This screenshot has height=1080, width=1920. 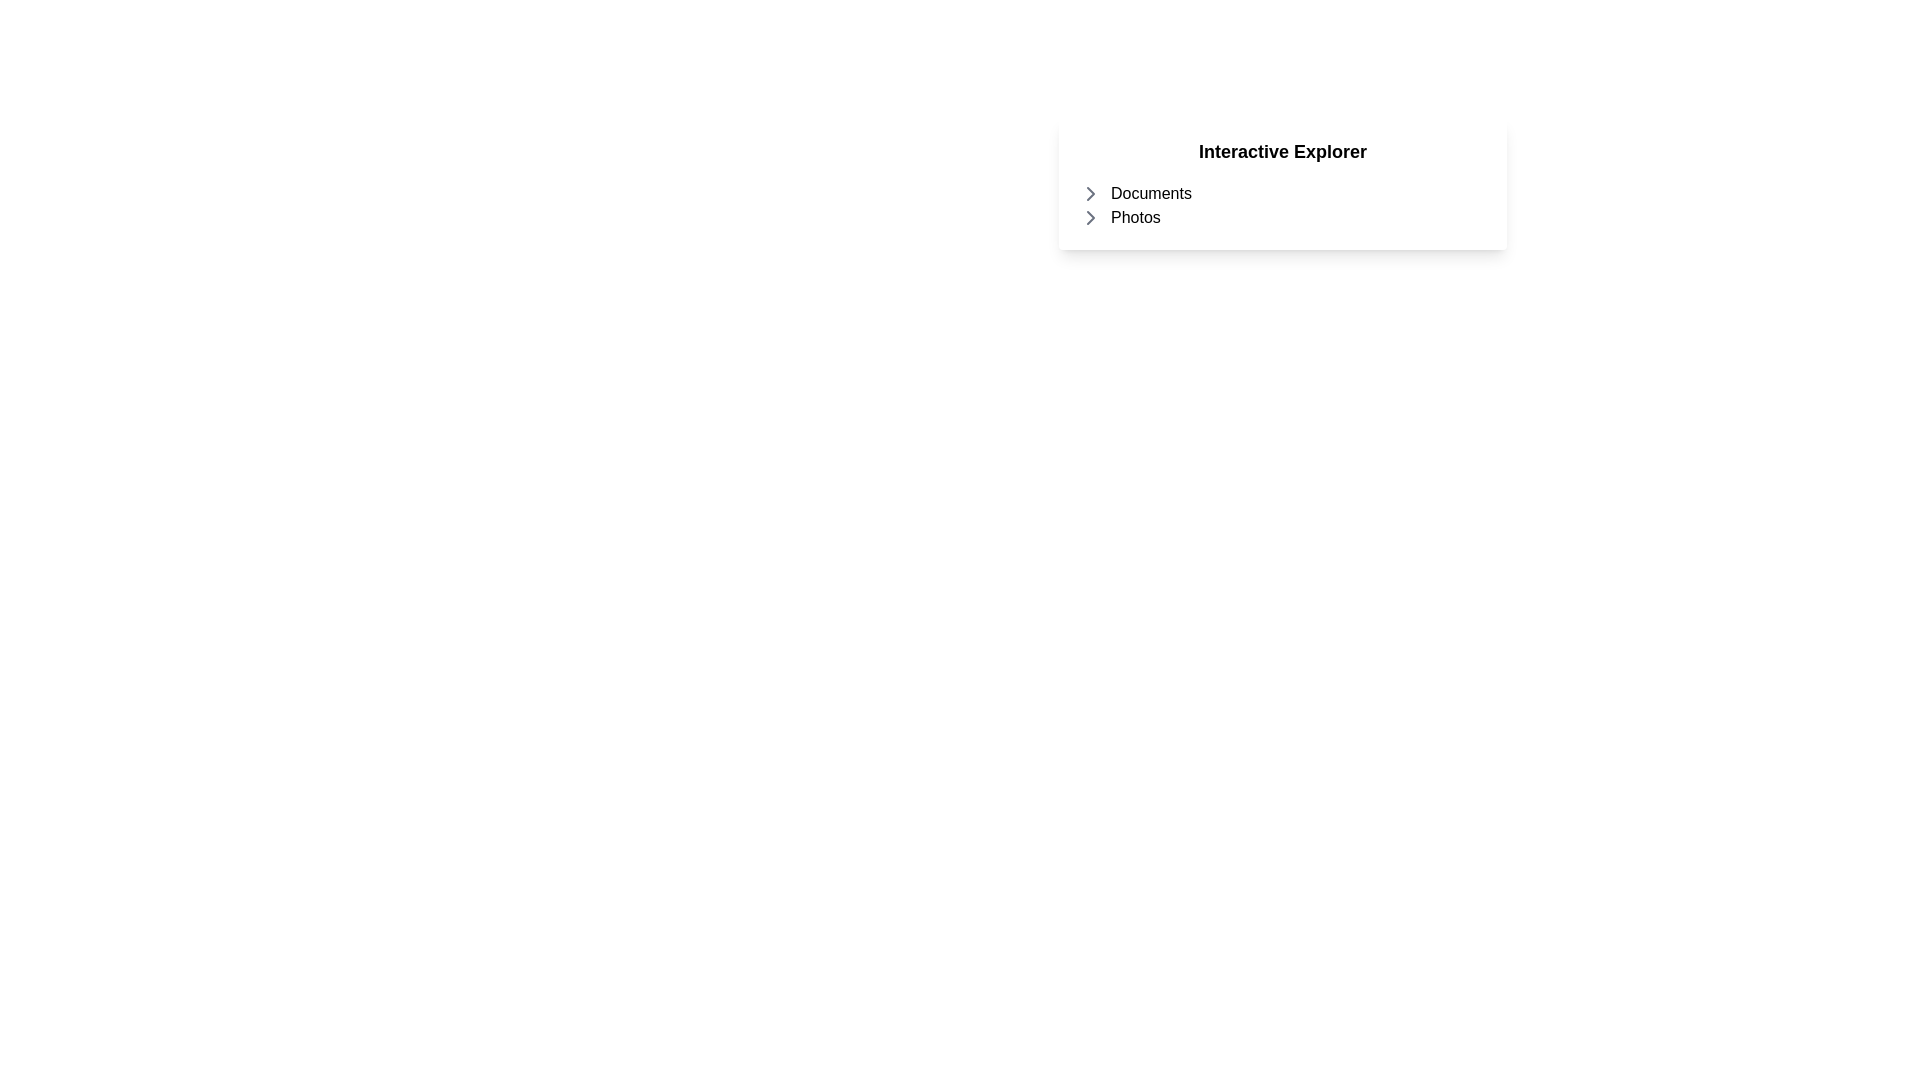 I want to click on text of the 'Photos' category label located beneath the 'Documents' label in the 'Interactive Explorer' panel, so click(x=1135, y=218).